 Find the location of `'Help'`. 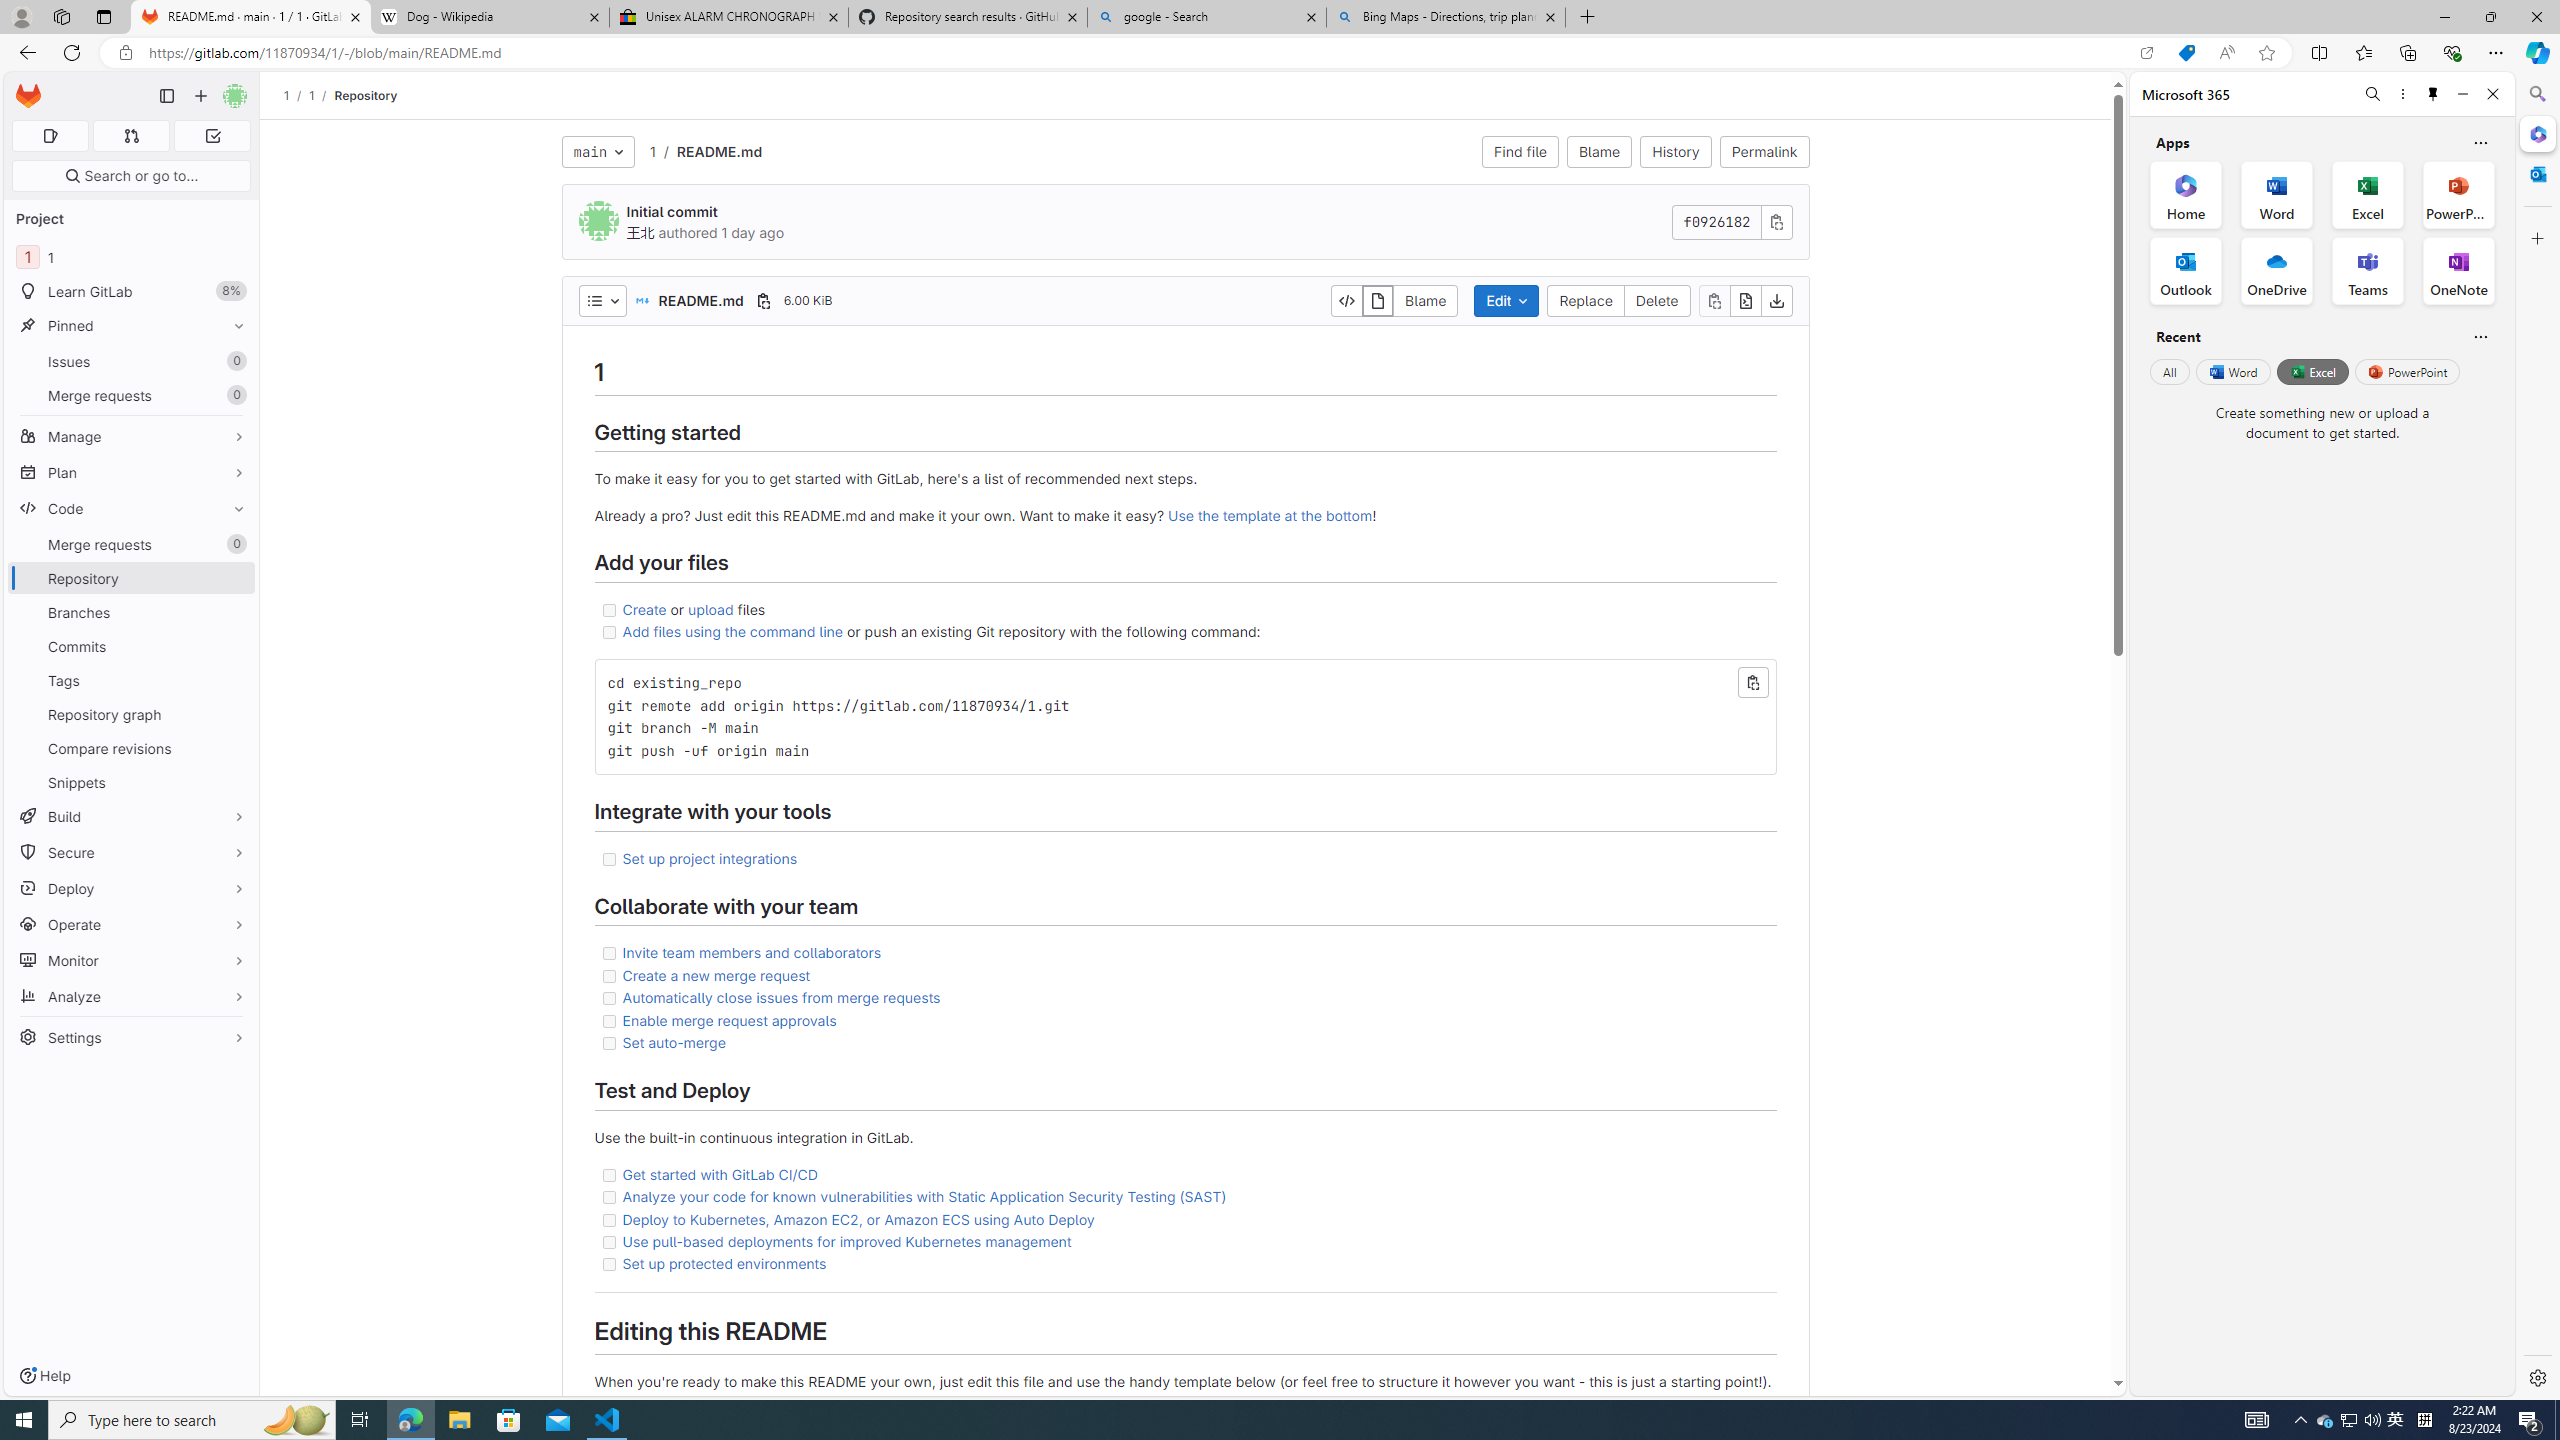

'Help' is located at coordinates (44, 1374).